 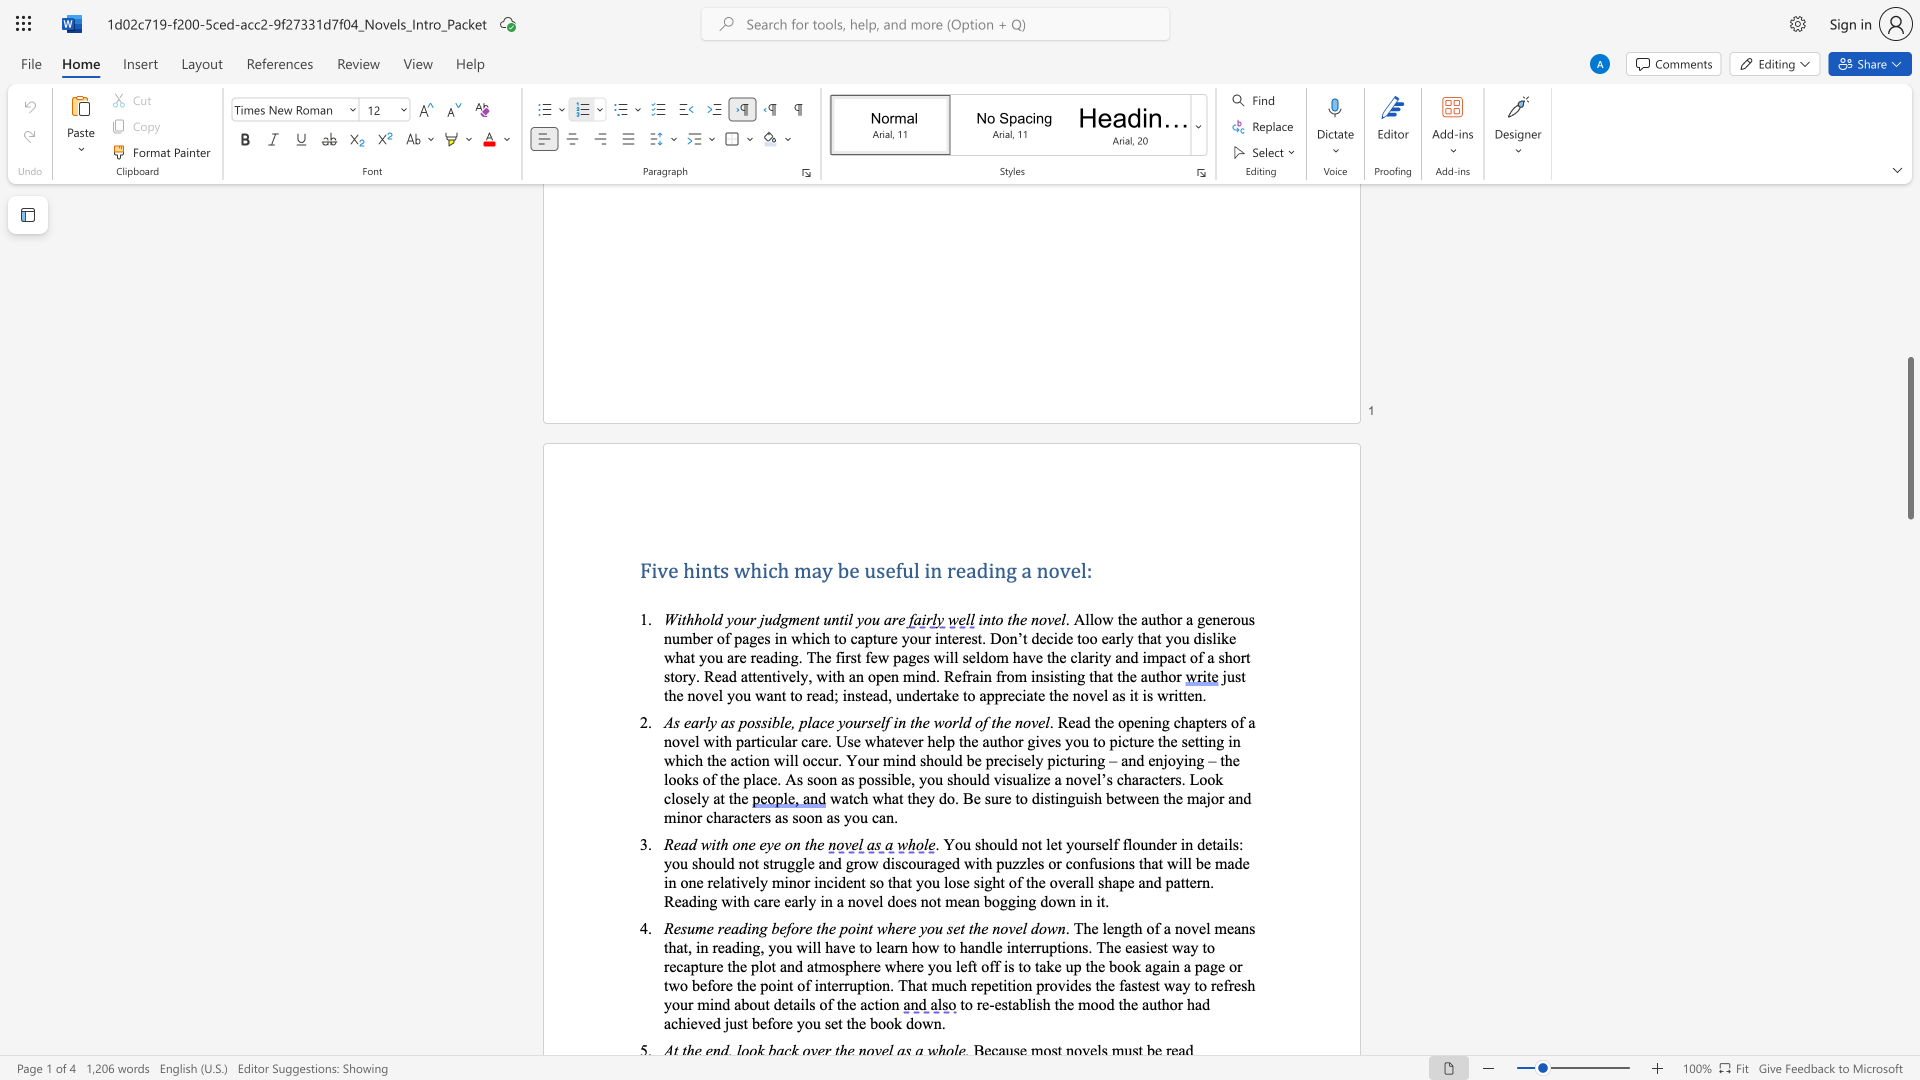 I want to click on the 3th character "o" in the text, so click(x=779, y=946).